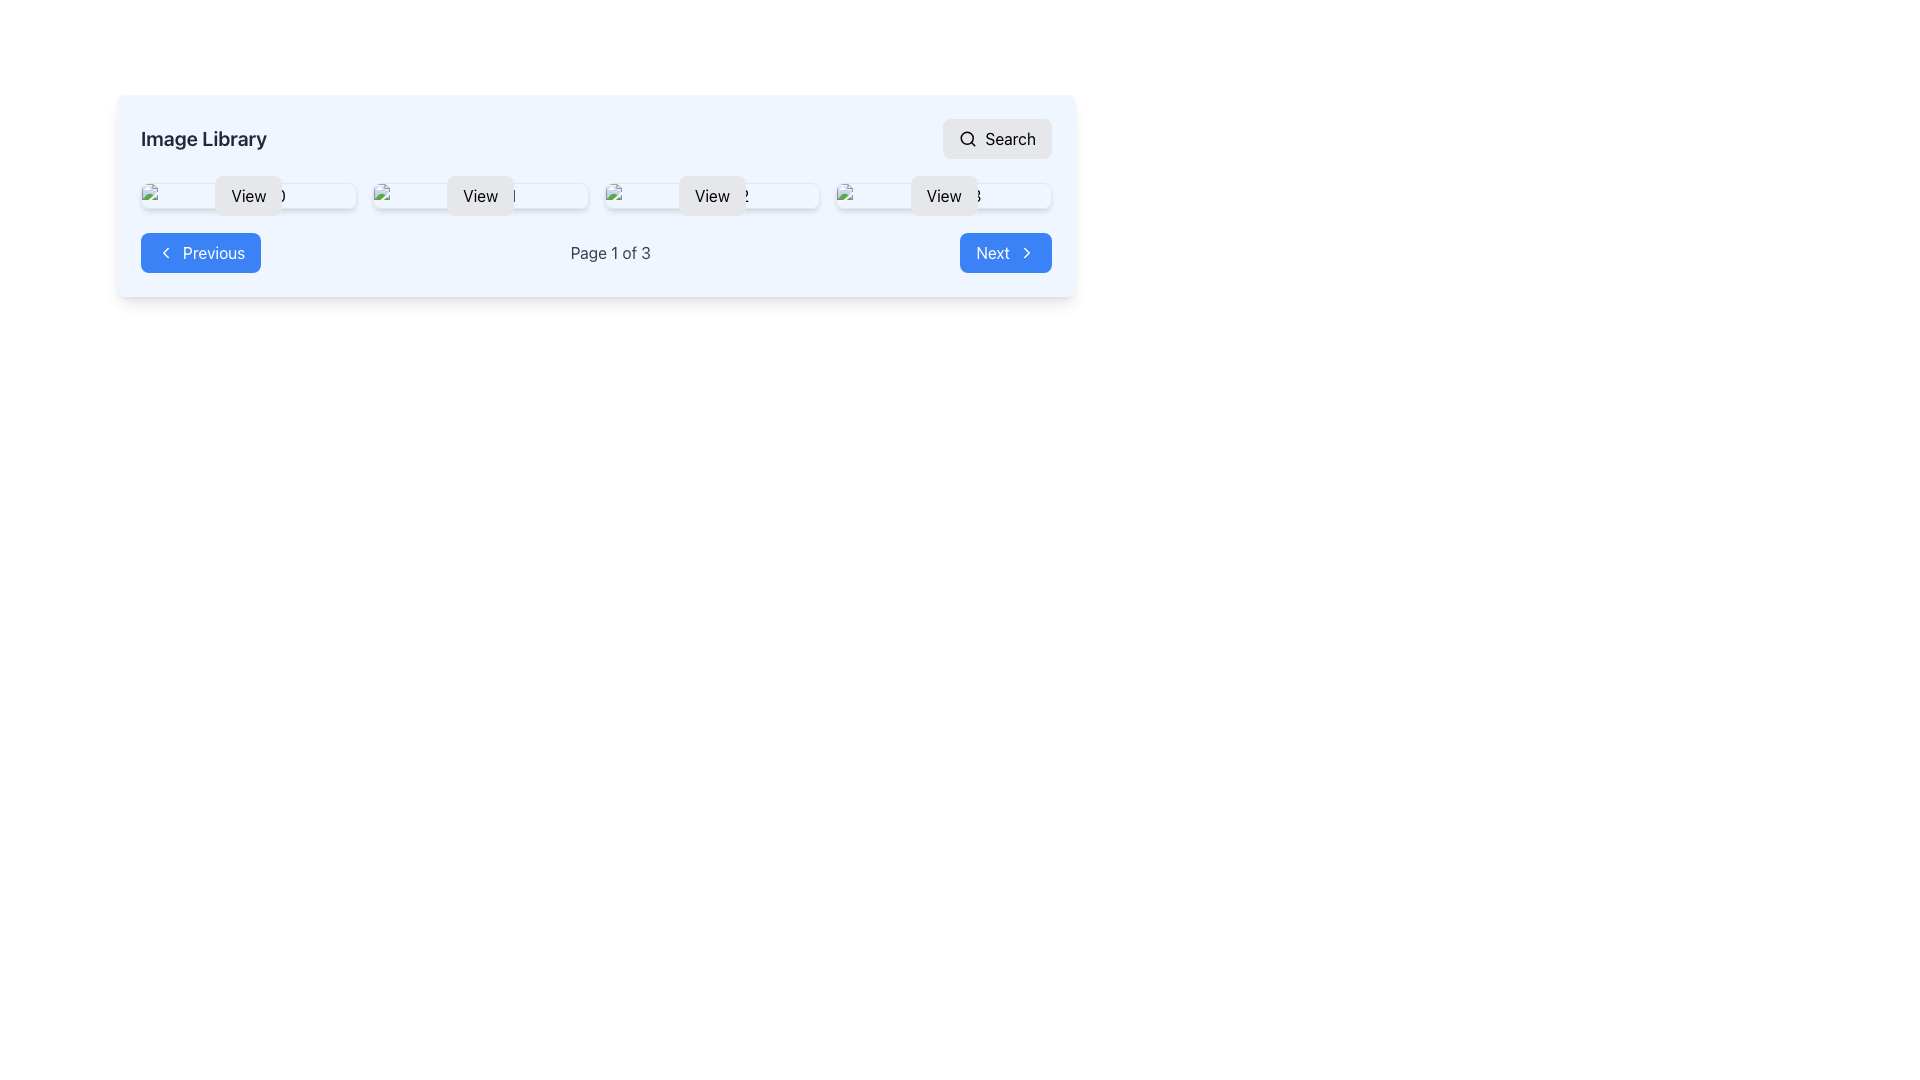 Image resolution: width=1920 pixels, height=1080 pixels. I want to click on the 'Next' text label, which is styled as a blue button with white text, located at the bottom-right corner of the interface, so click(993, 252).